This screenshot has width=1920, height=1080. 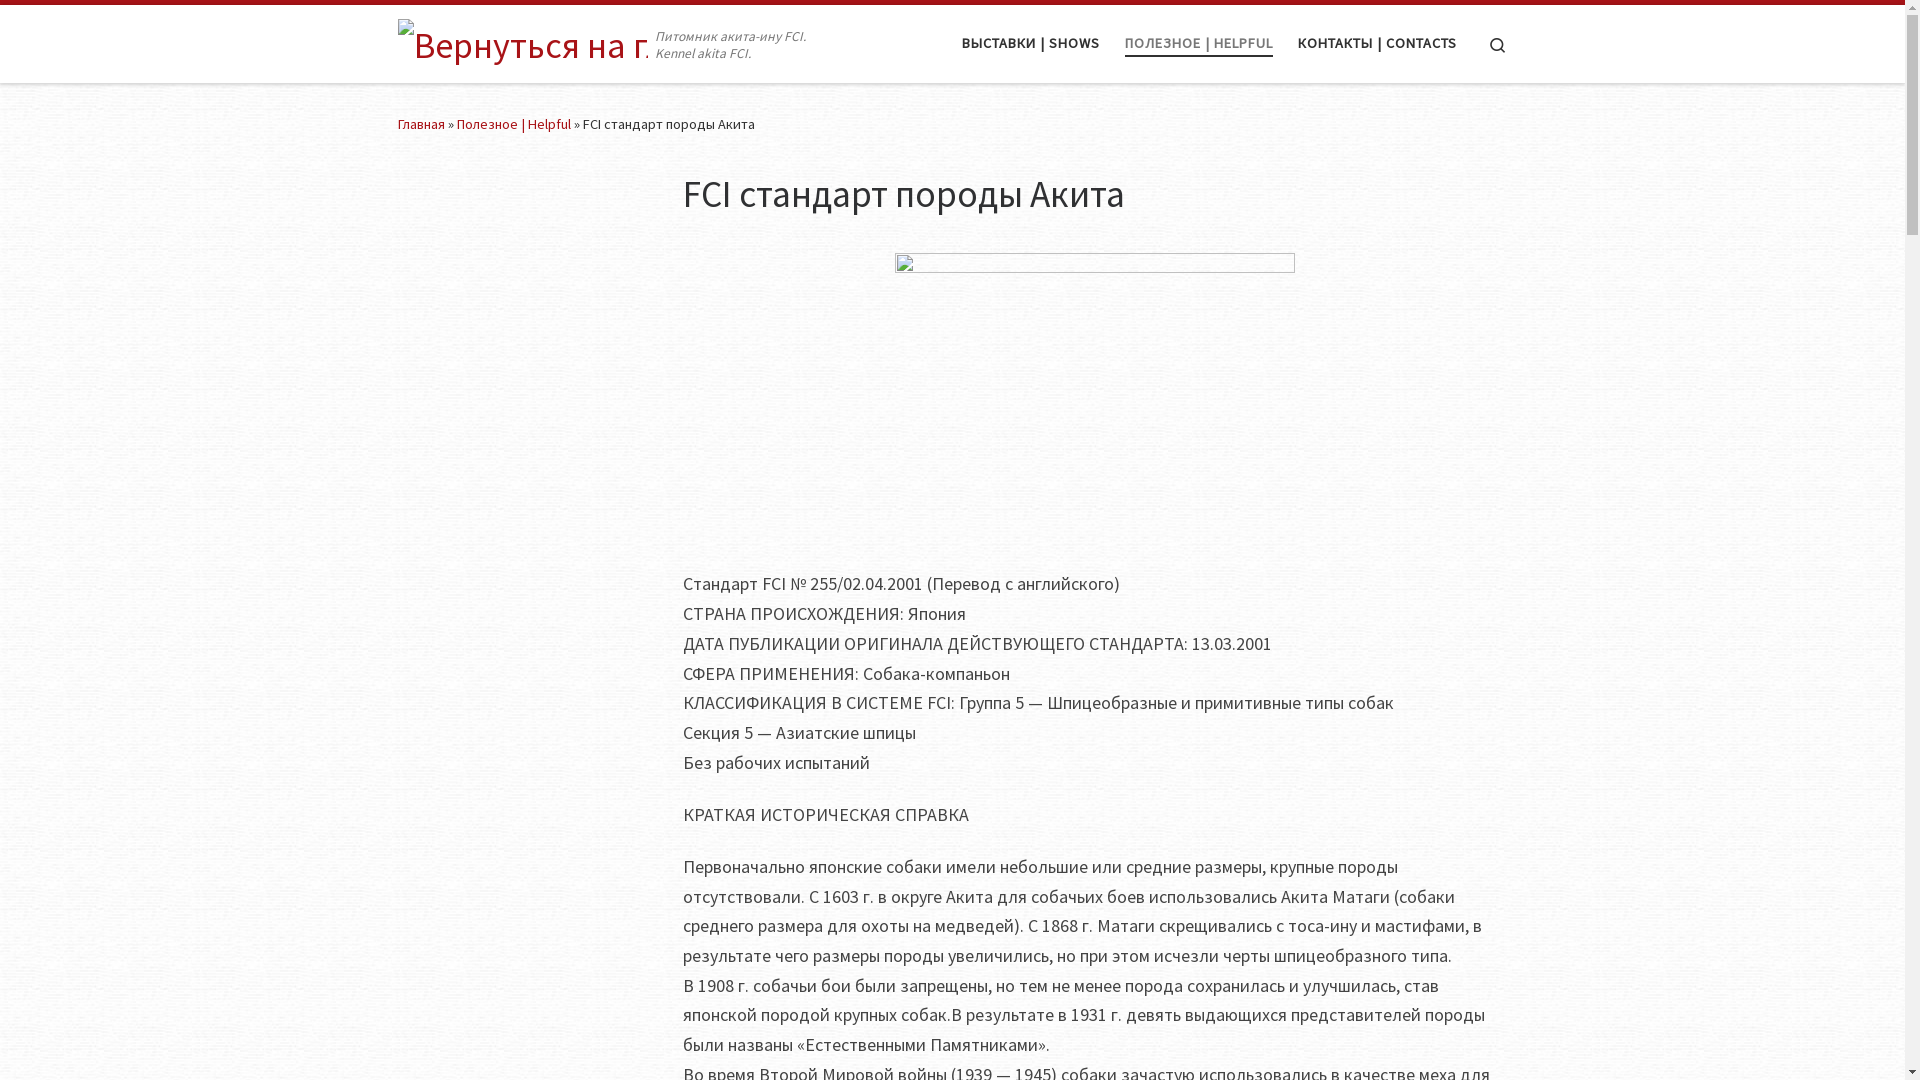 What do you see at coordinates (1497, 43) in the screenshot?
I see `'Search'` at bounding box center [1497, 43].